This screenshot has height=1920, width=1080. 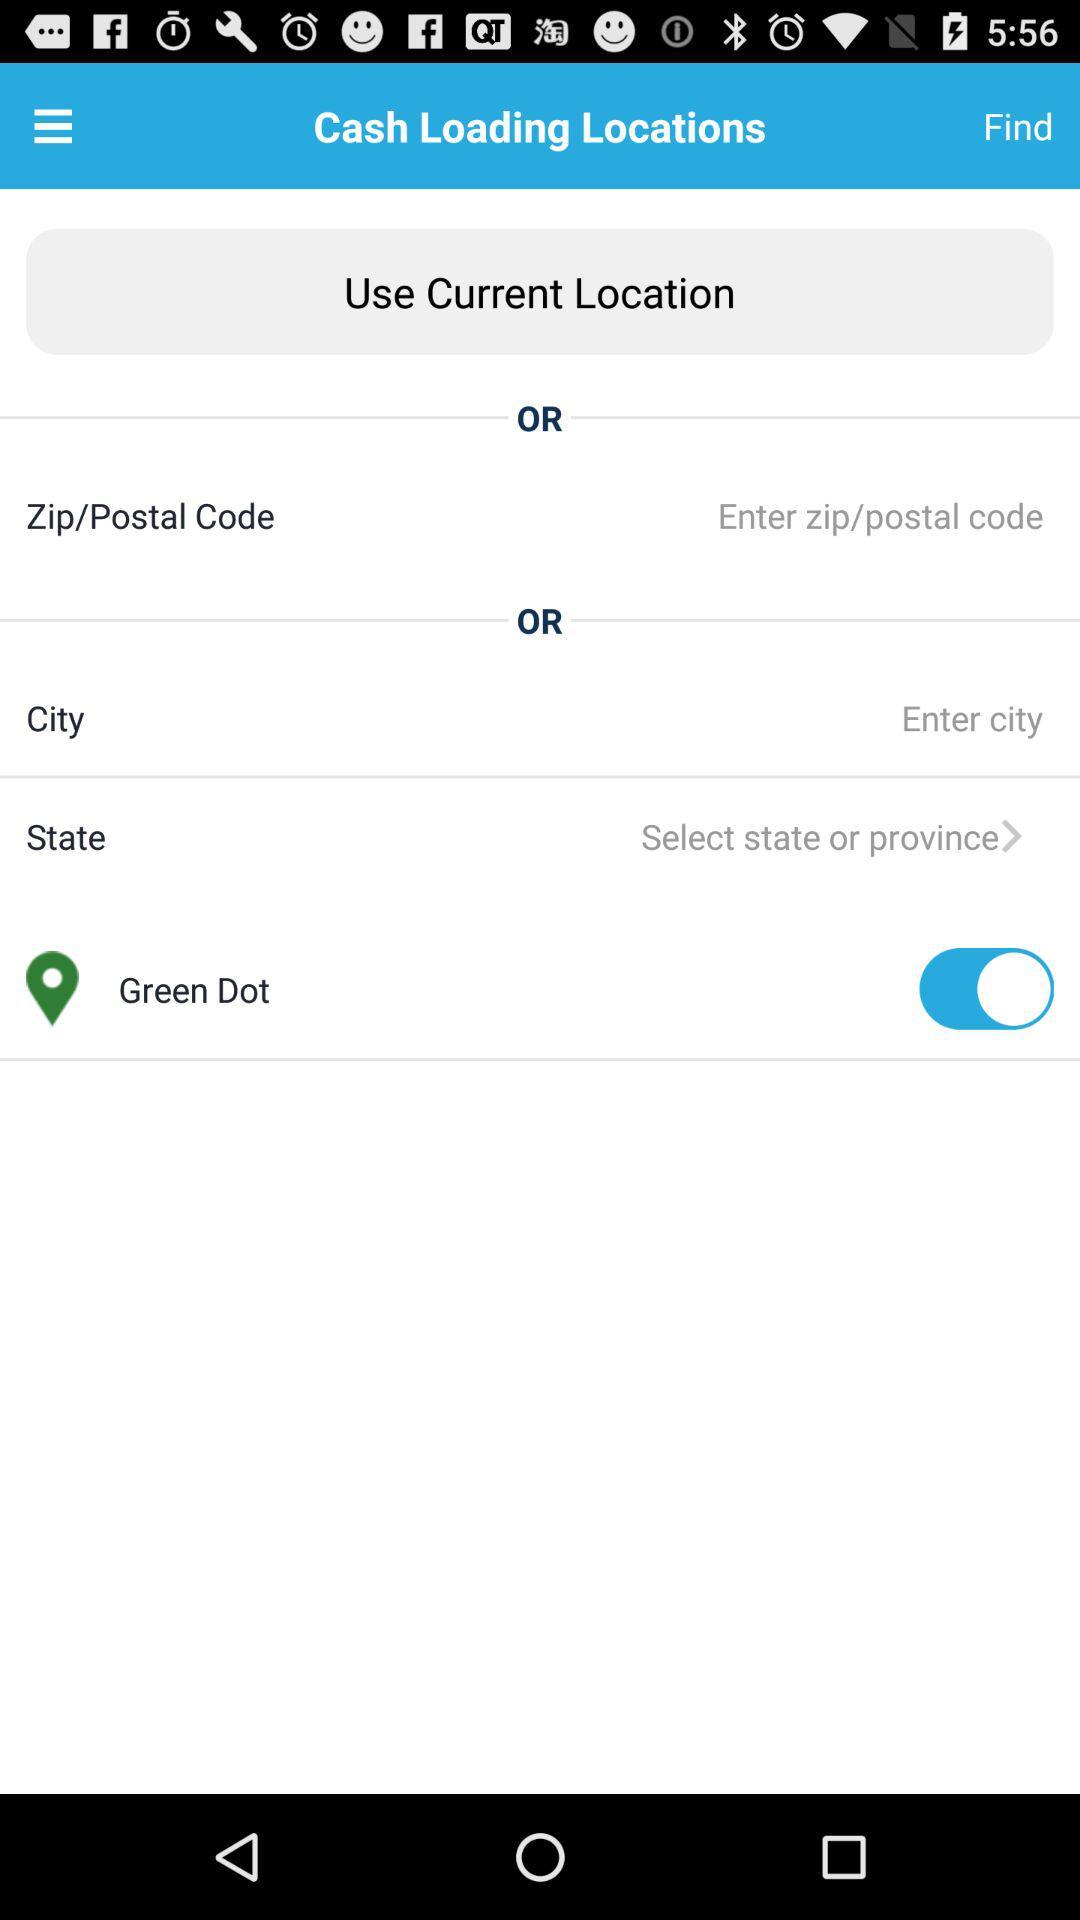 I want to click on icon next to the green dot app, so click(x=985, y=988).